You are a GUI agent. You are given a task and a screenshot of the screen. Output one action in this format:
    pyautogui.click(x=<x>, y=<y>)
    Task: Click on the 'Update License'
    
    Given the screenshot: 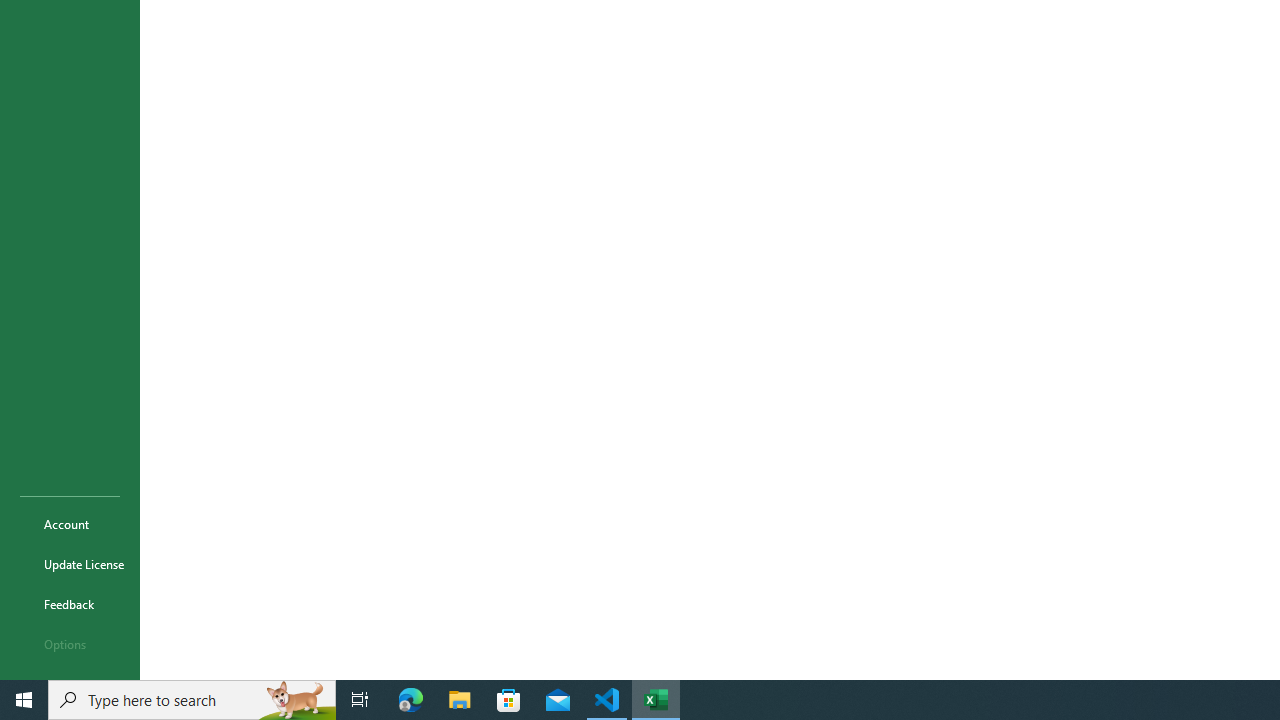 What is the action you would take?
    pyautogui.click(x=69, y=564)
    